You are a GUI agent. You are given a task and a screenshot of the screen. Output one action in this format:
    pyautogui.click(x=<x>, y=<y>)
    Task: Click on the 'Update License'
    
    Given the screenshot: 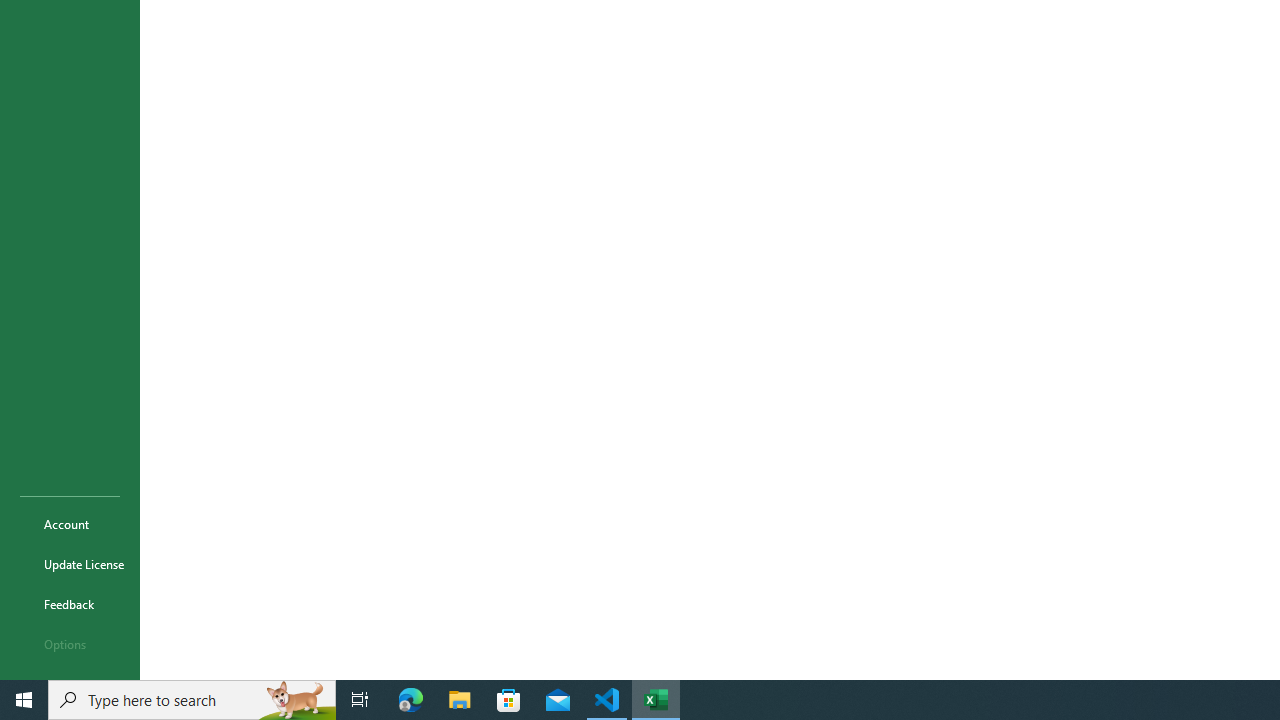 What is the action you would take?
    pyautogui.click(x=69, y=564)
    